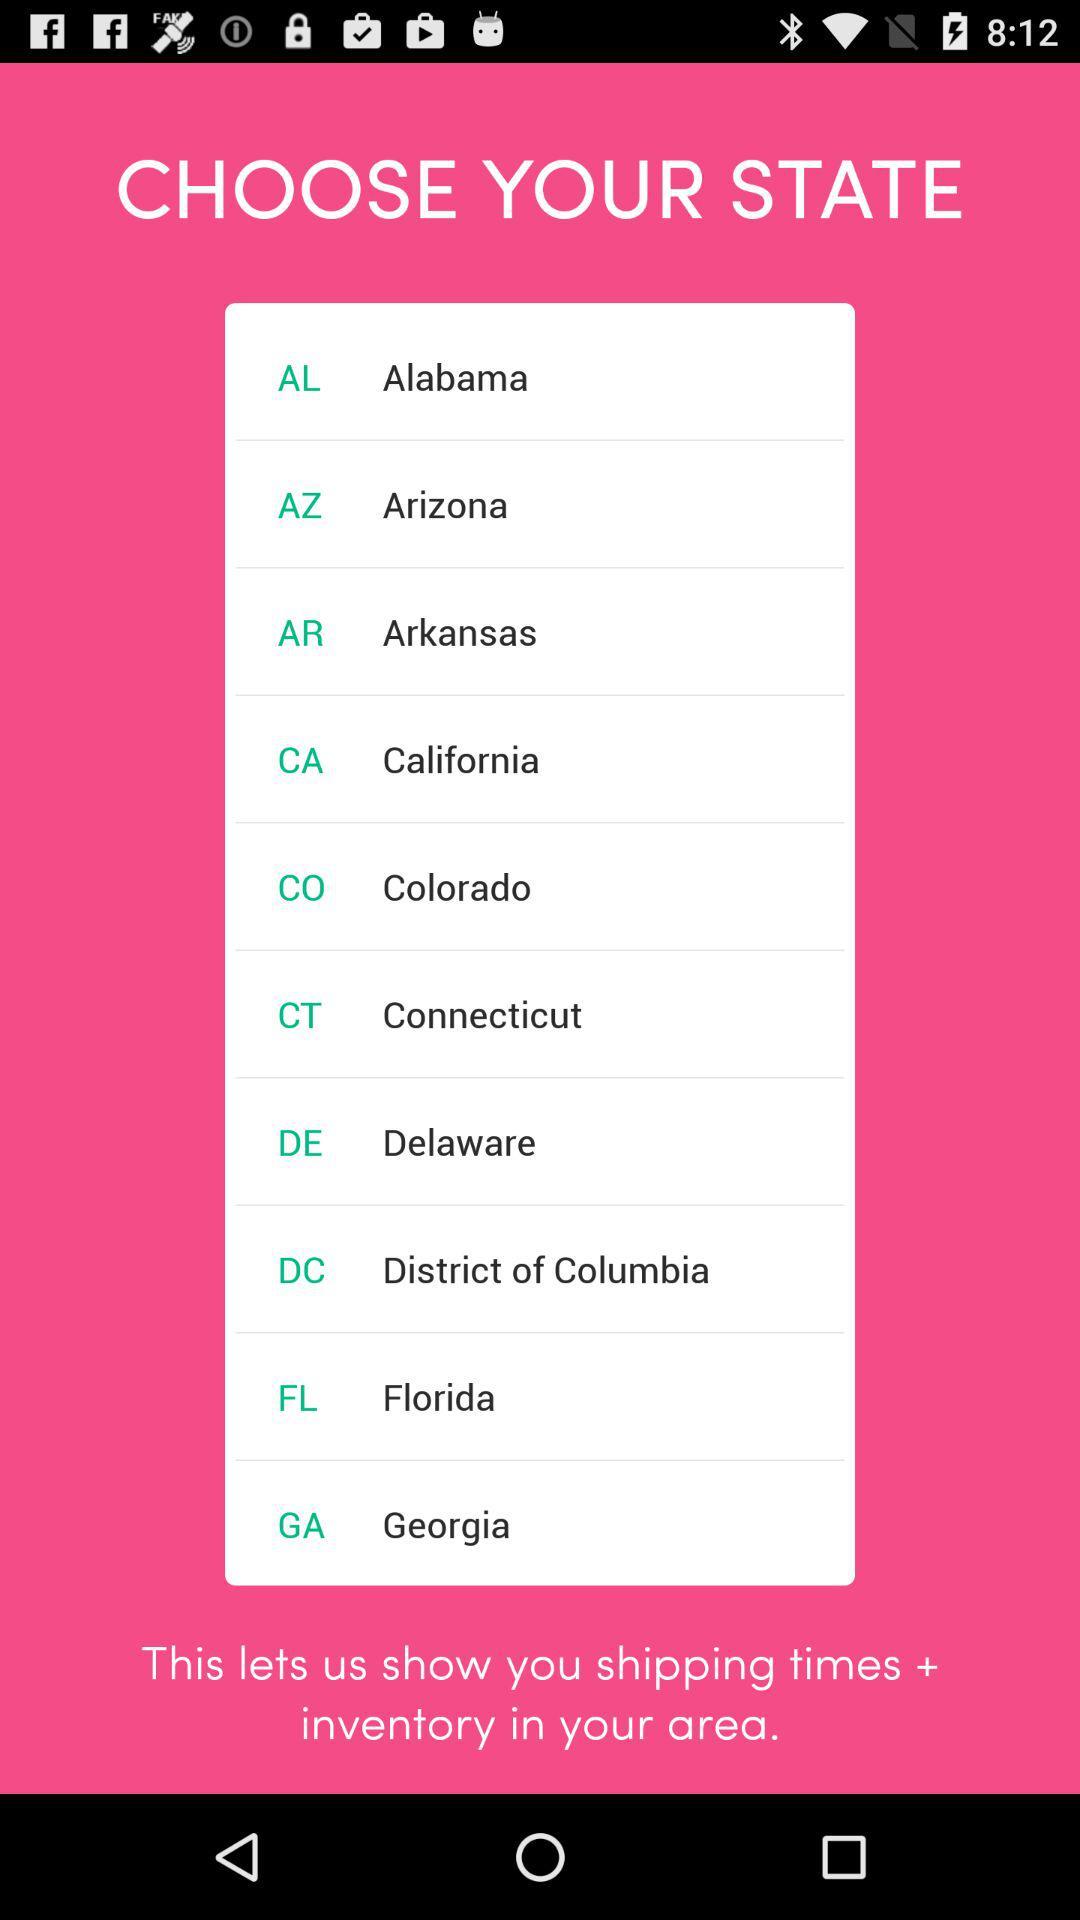 The image size is (1080, 1920). Describe the element at coordinates (299, 376) in the screenshot. I see `the icon above the az` at that location.